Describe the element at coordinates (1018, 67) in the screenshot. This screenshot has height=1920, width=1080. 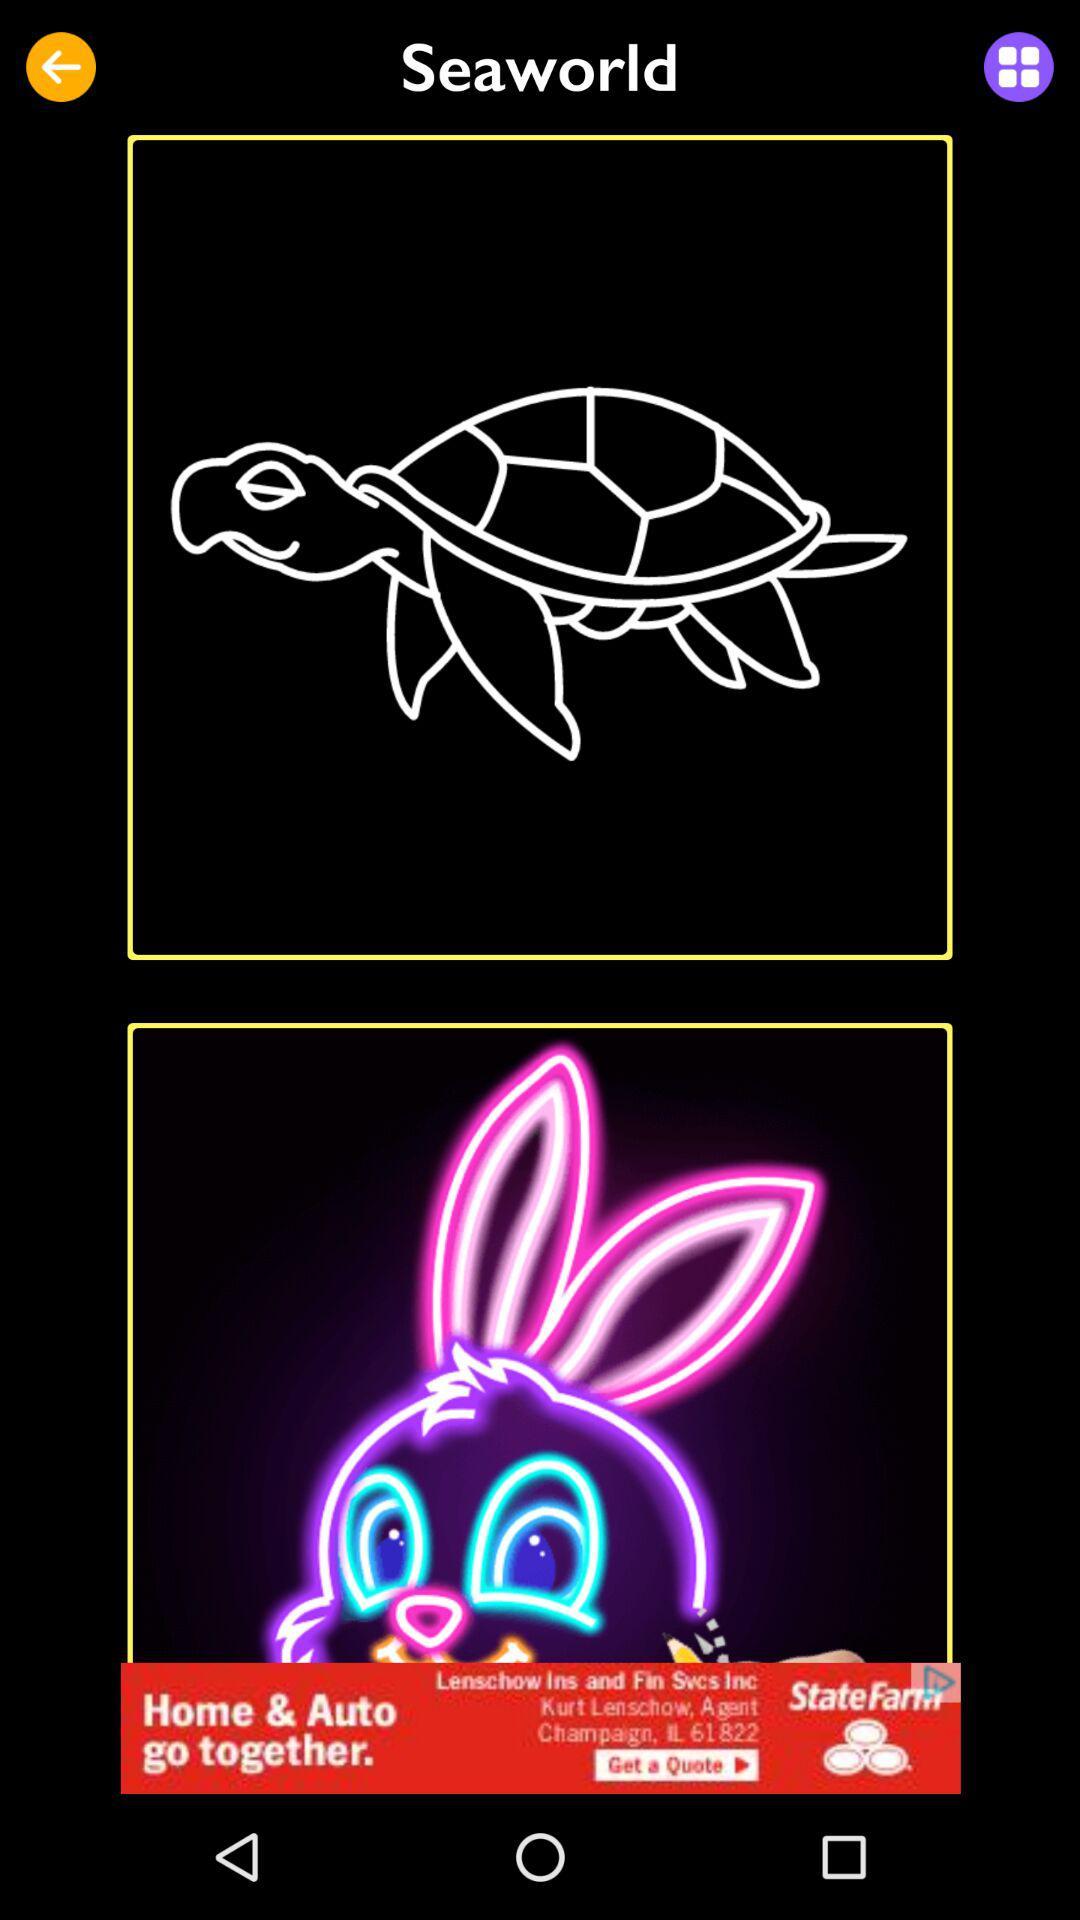
I see `see collection` at that location.